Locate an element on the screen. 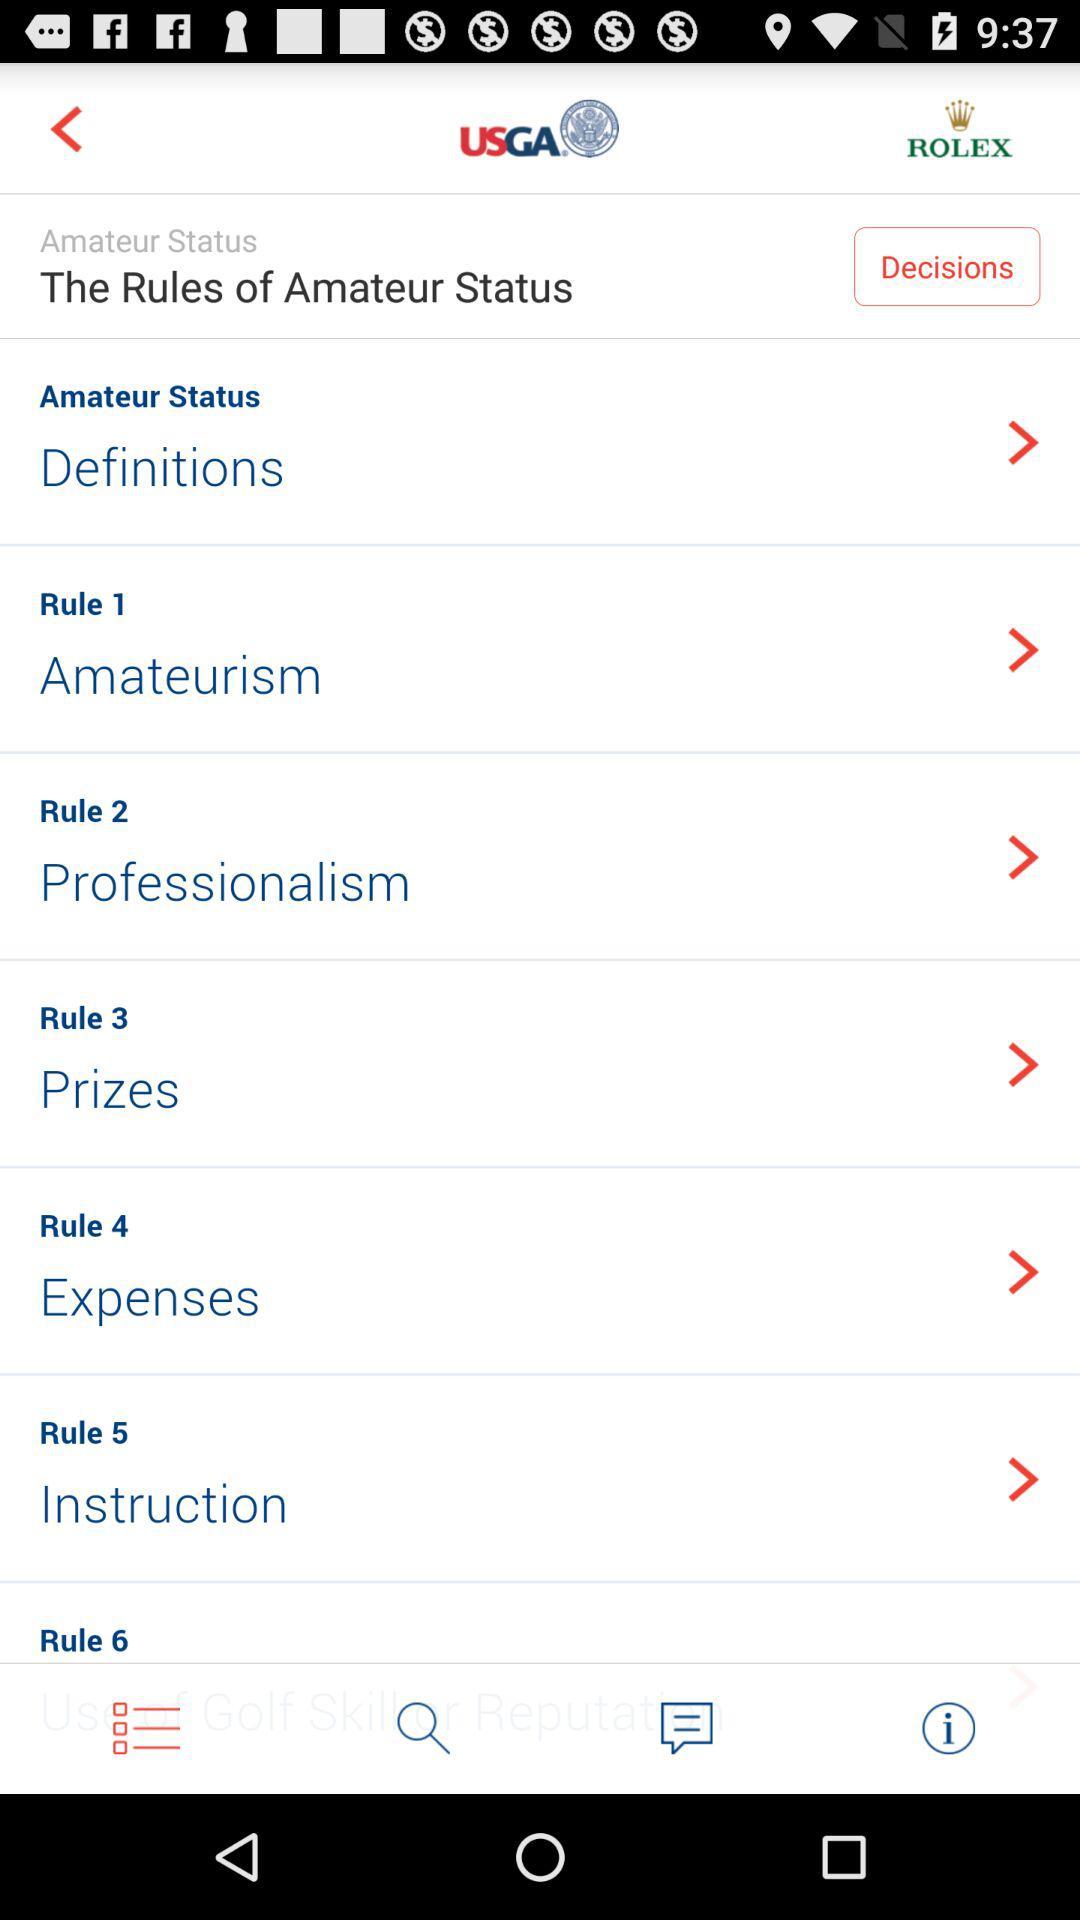  navigate to previous screen is located at coordinates (64, 127).